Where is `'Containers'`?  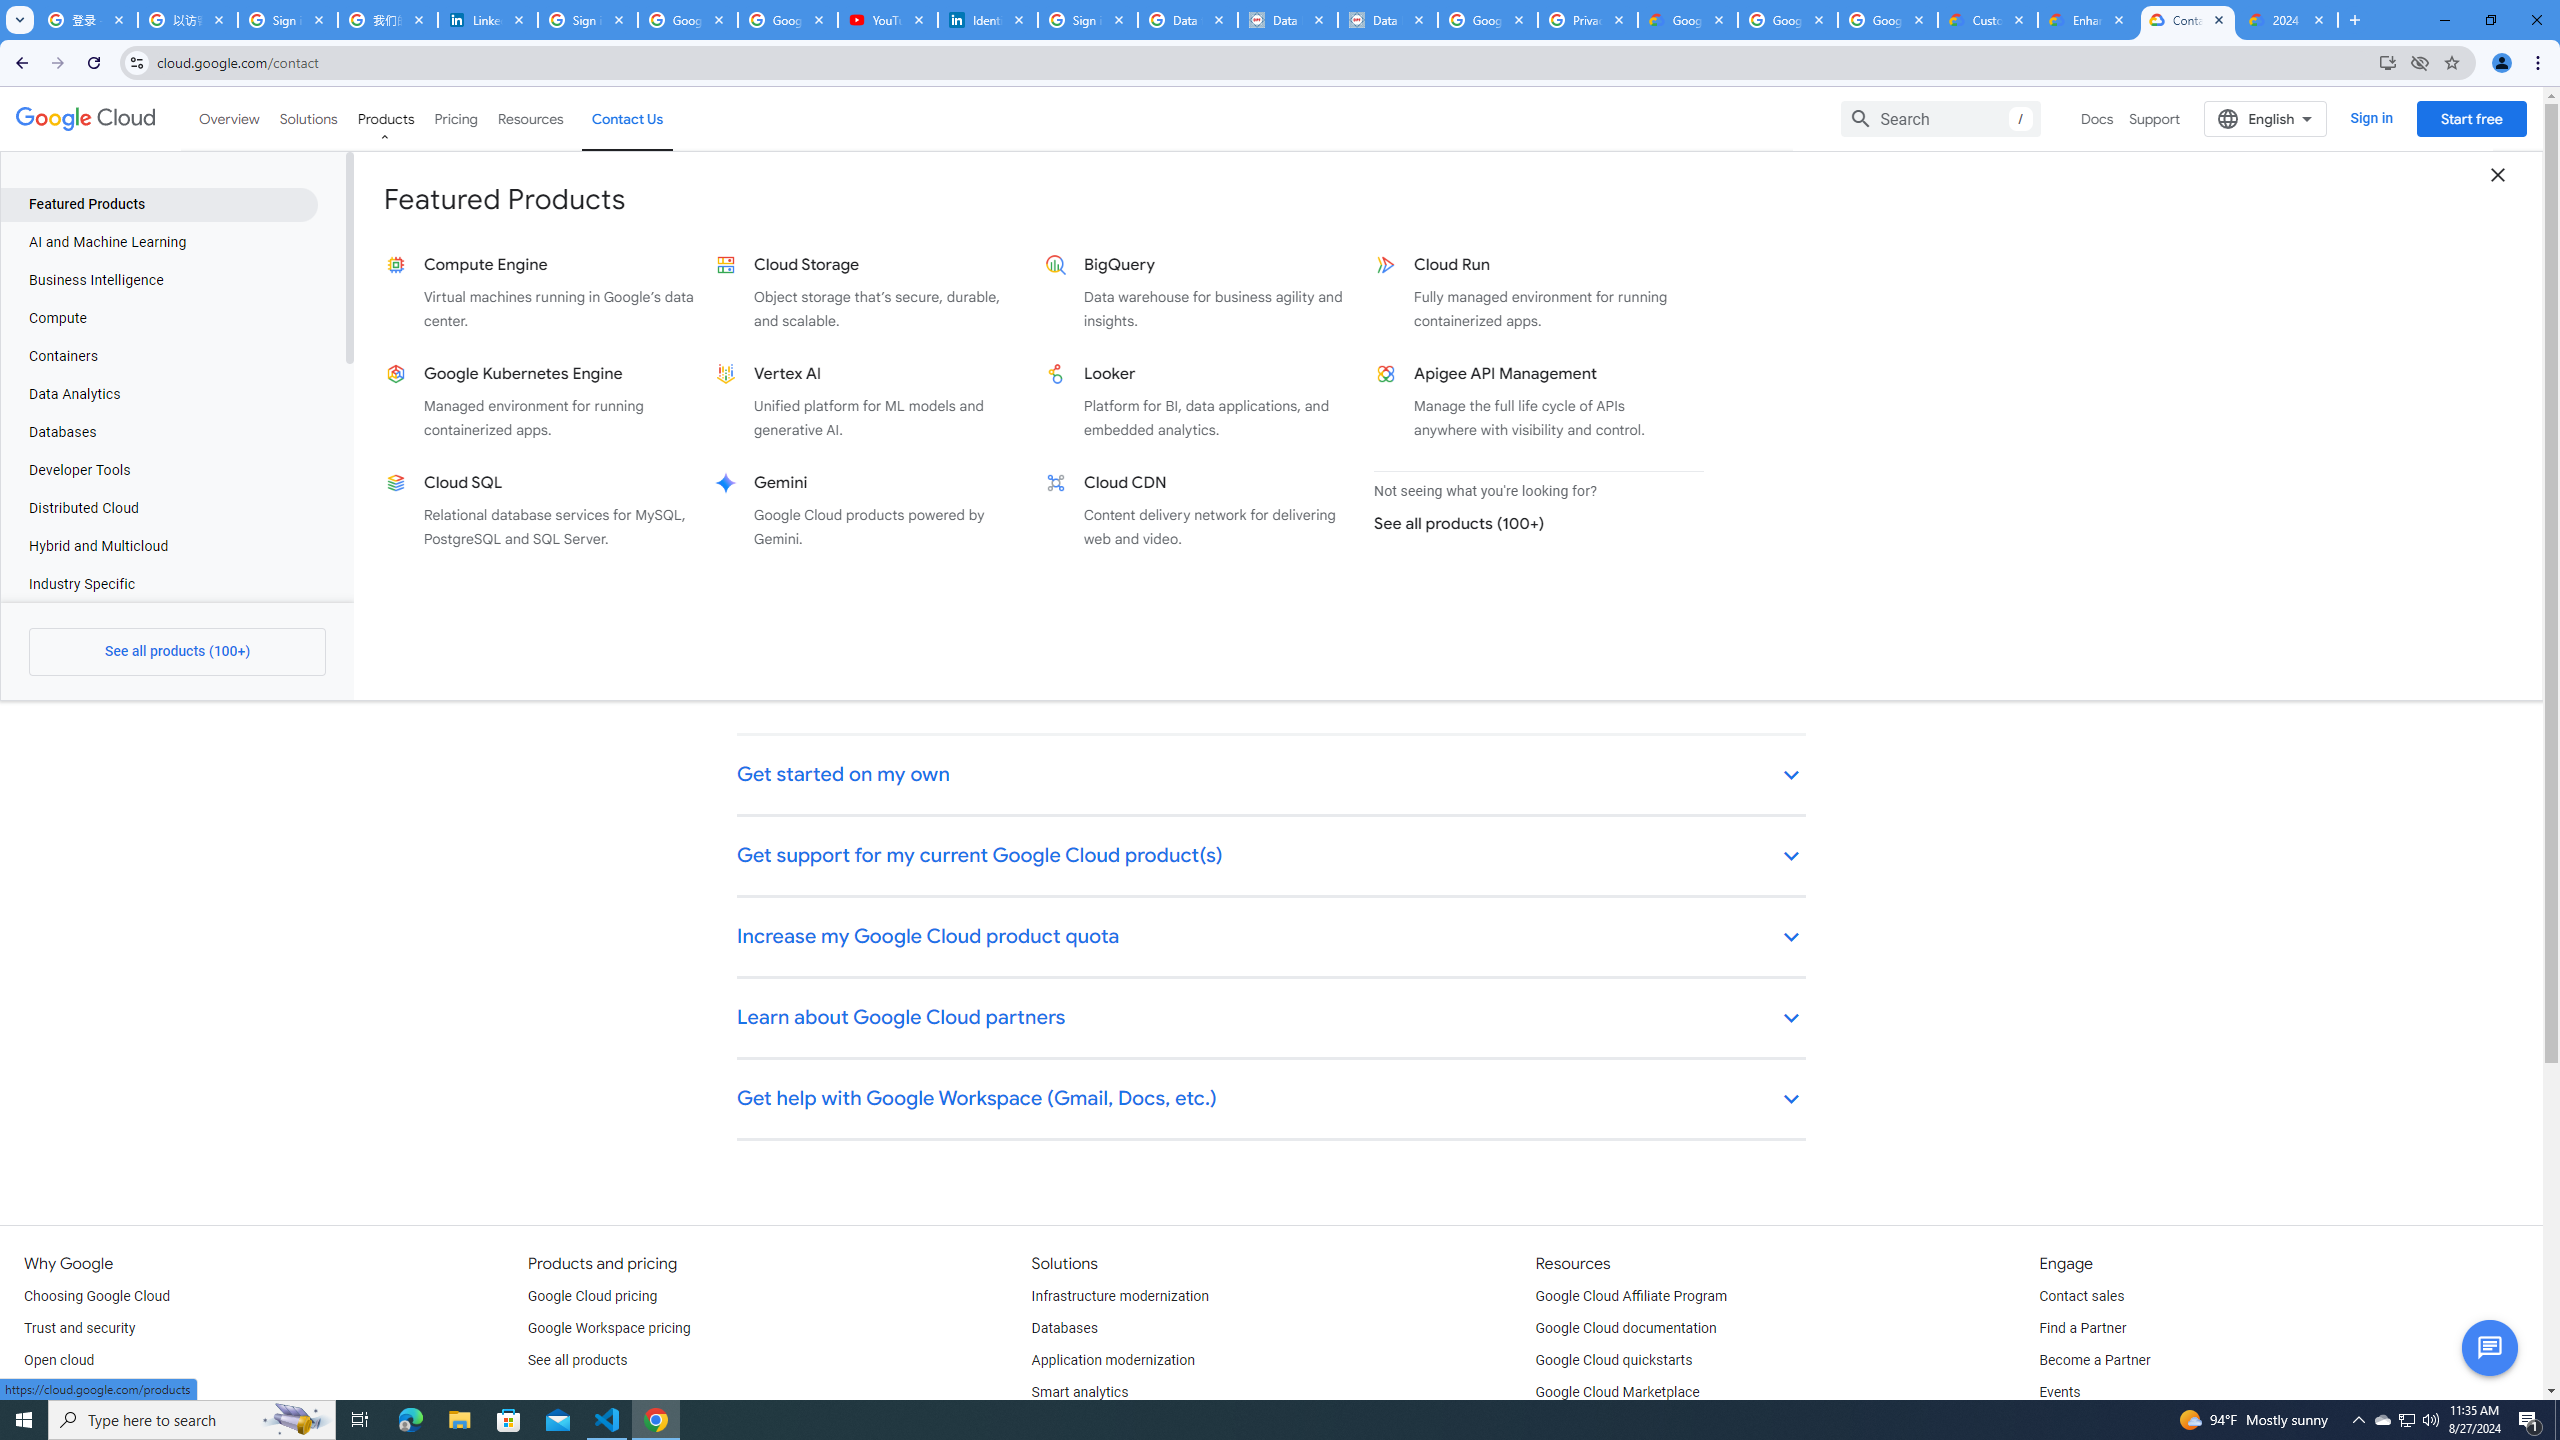
'Containers' is located at coordinates (158, 356).